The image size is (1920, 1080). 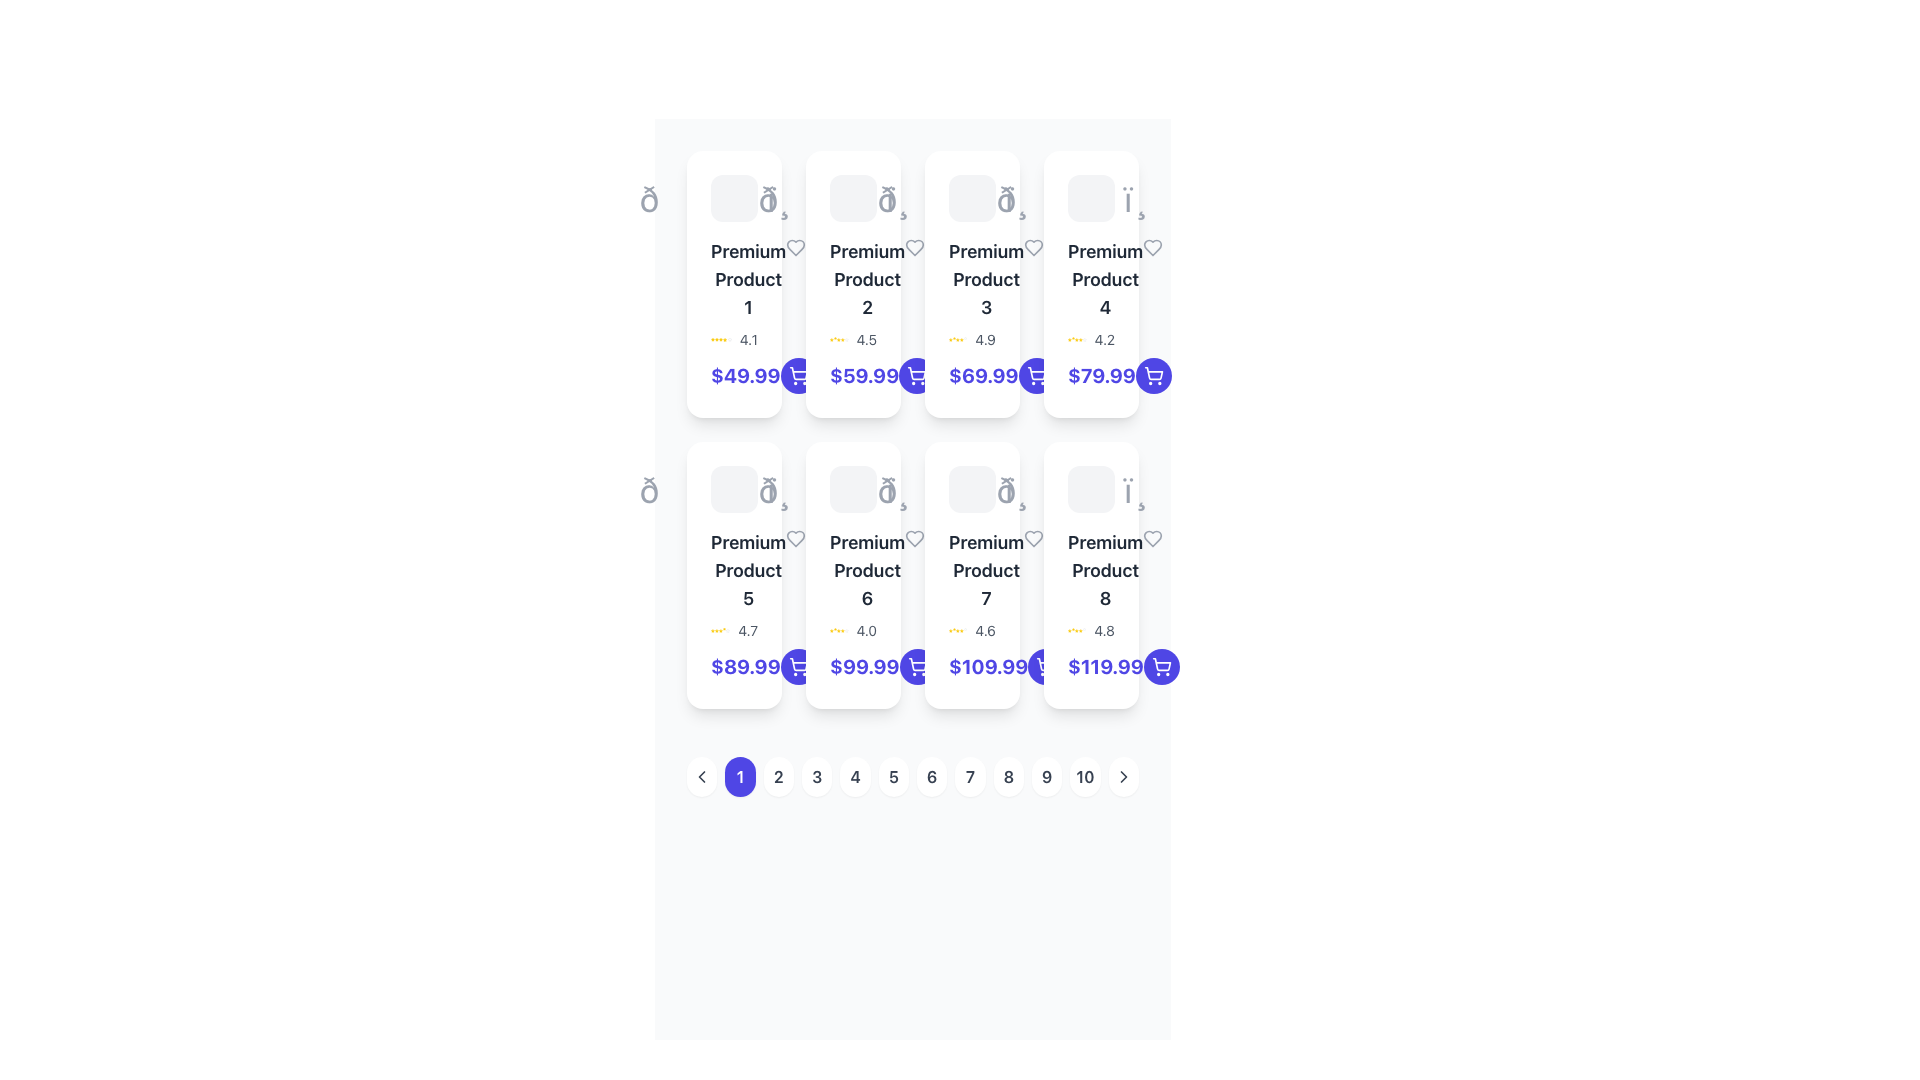 I want to click on price text displaying '$119.99' in bold indigo color located in the rightmost card of the bottom row, just above the shopping cart button, so click(x=1104, y=667).